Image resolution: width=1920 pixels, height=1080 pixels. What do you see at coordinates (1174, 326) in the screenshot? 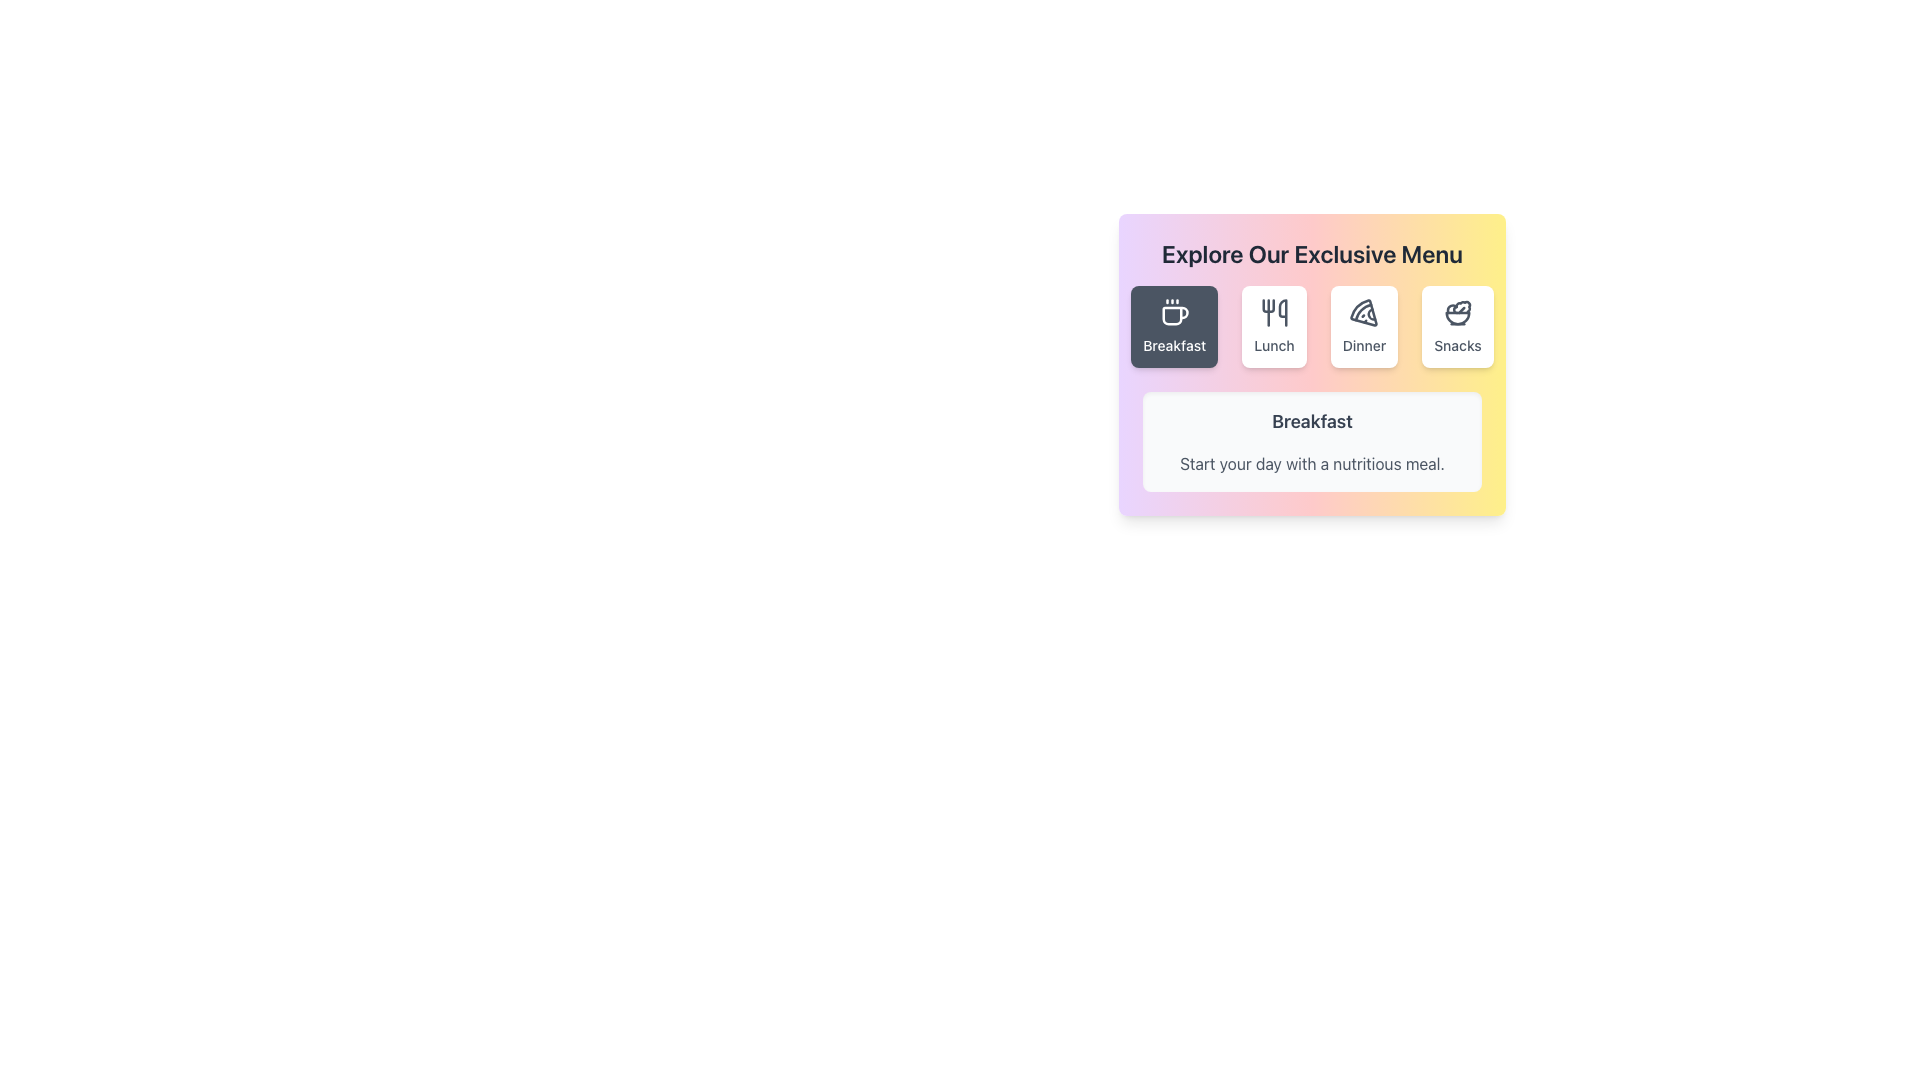
I see `the 'Breakfast' menu button, which is the first button in a group of four horizontally aligned buttons on the leftmost side of the group` at bounding box center [1174, 326].